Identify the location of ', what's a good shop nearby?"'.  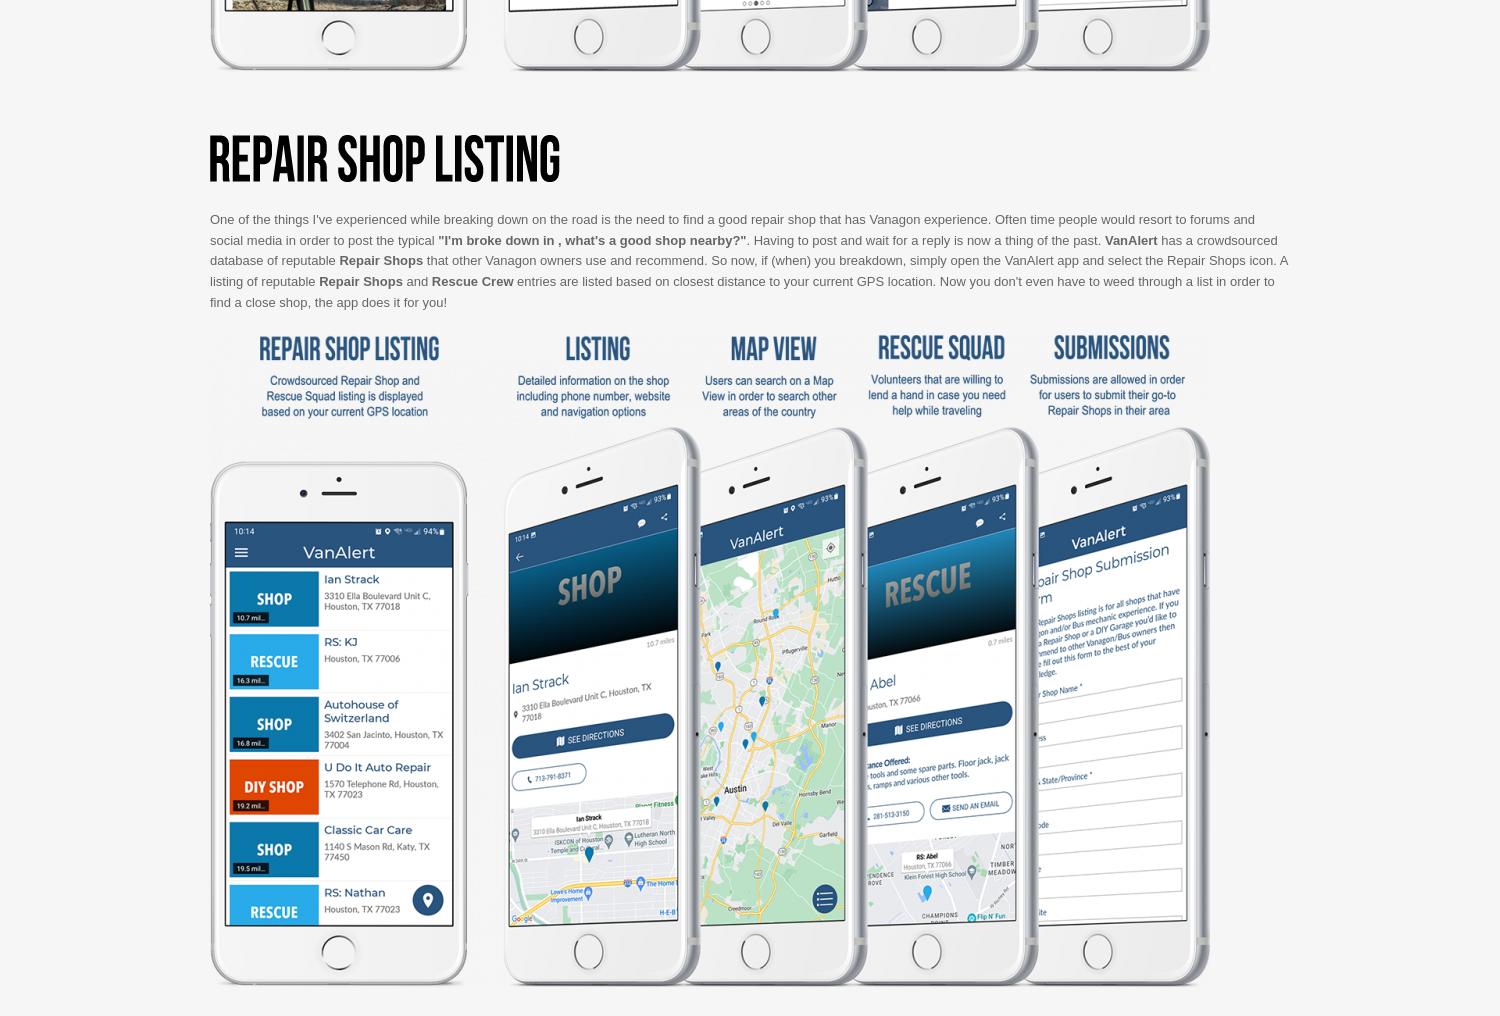
(652, 239).